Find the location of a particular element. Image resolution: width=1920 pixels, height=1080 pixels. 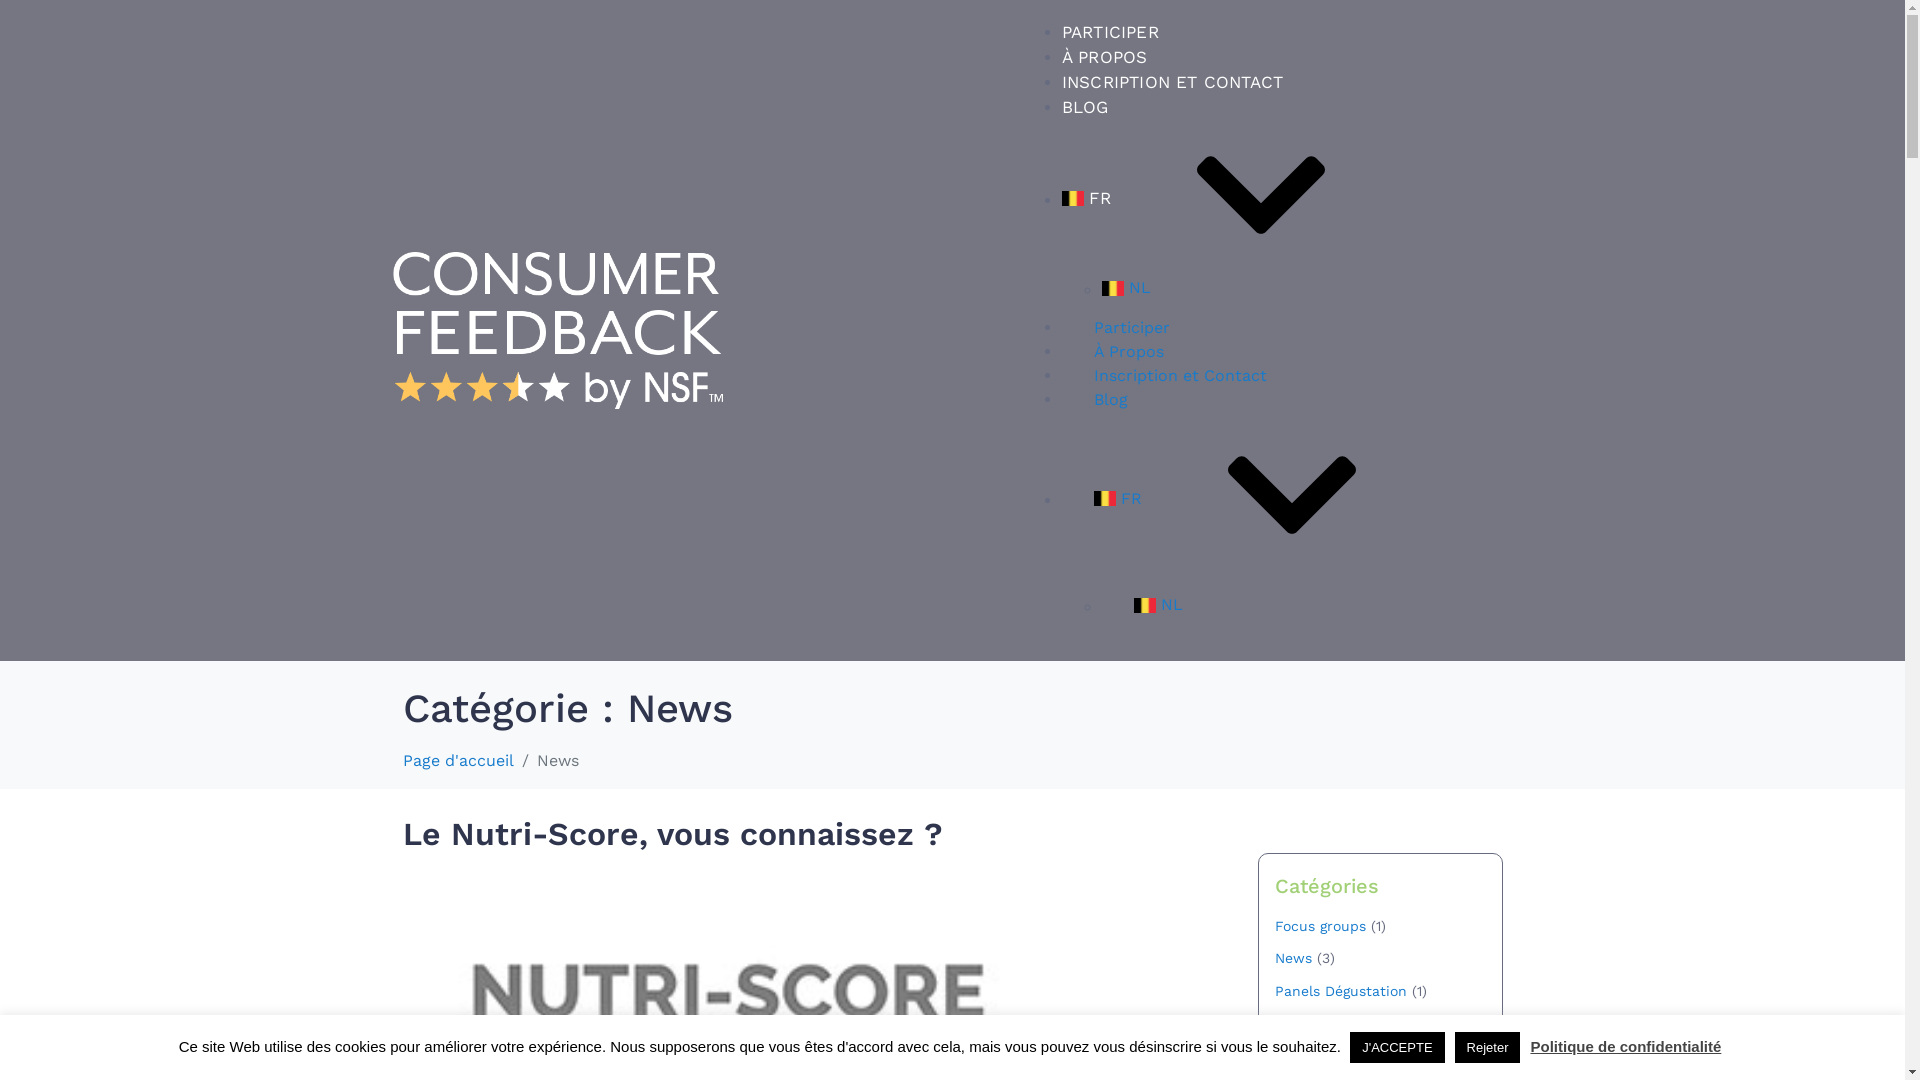

'Participer' is located at coordinates (1132, 326).